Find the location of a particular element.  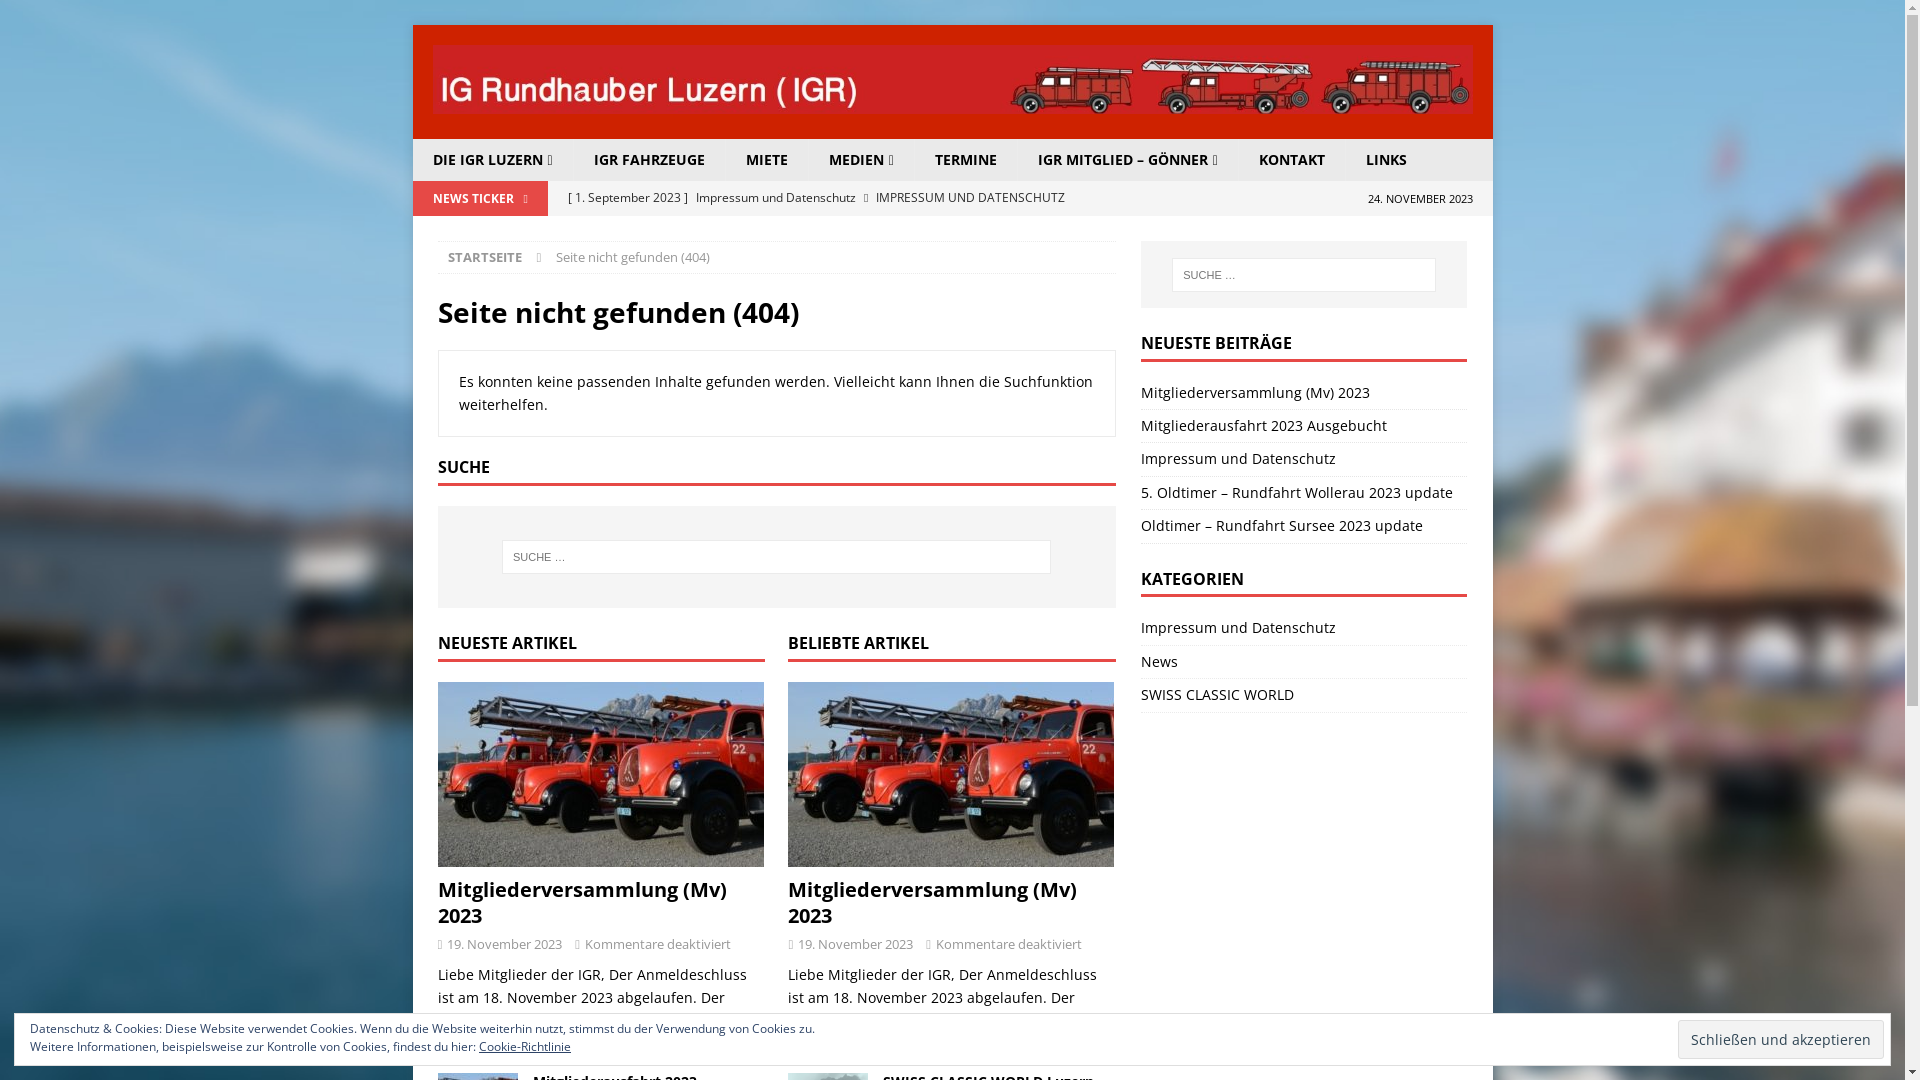

'Cookie-Richtlinie' is located at coordinates (524, 1045).